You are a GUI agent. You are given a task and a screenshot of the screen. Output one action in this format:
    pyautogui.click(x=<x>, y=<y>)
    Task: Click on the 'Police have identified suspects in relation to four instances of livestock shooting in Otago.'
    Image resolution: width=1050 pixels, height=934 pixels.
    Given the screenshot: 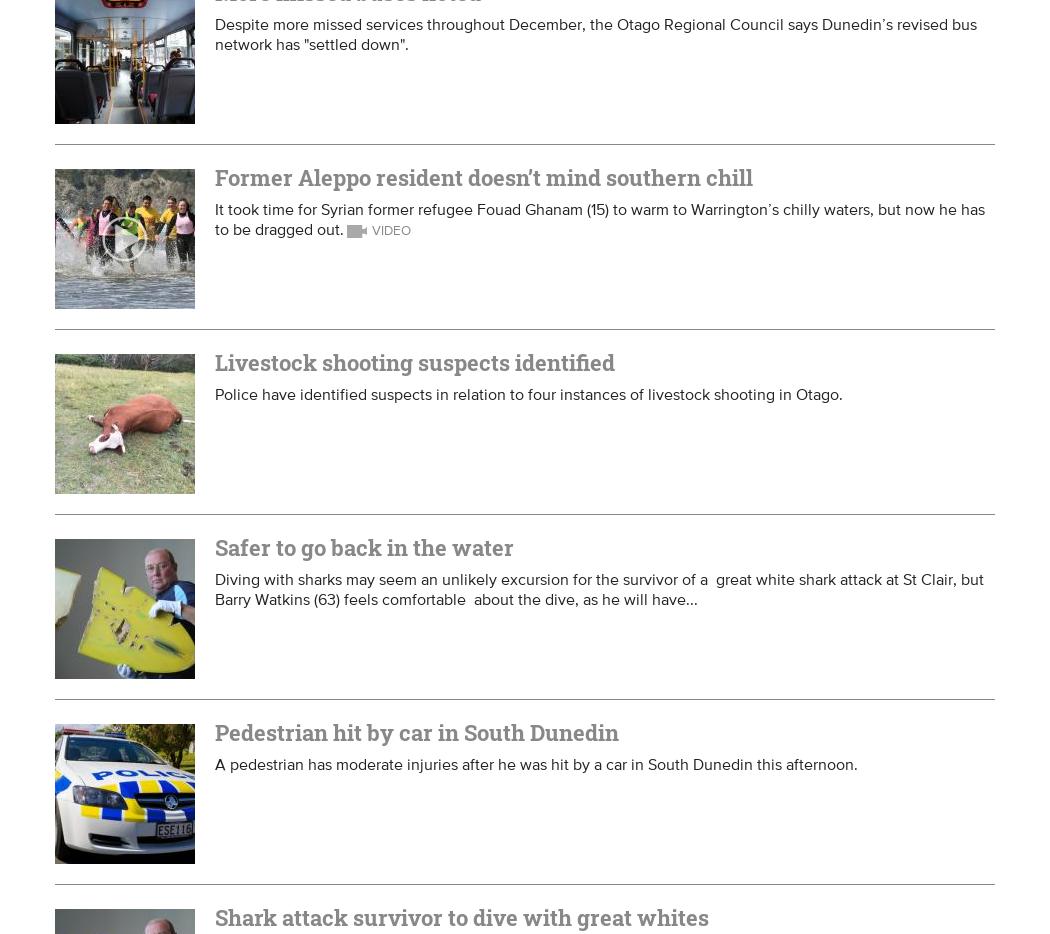 What is the action you would take?
    pyautogui.click(x=528, y=392)
    